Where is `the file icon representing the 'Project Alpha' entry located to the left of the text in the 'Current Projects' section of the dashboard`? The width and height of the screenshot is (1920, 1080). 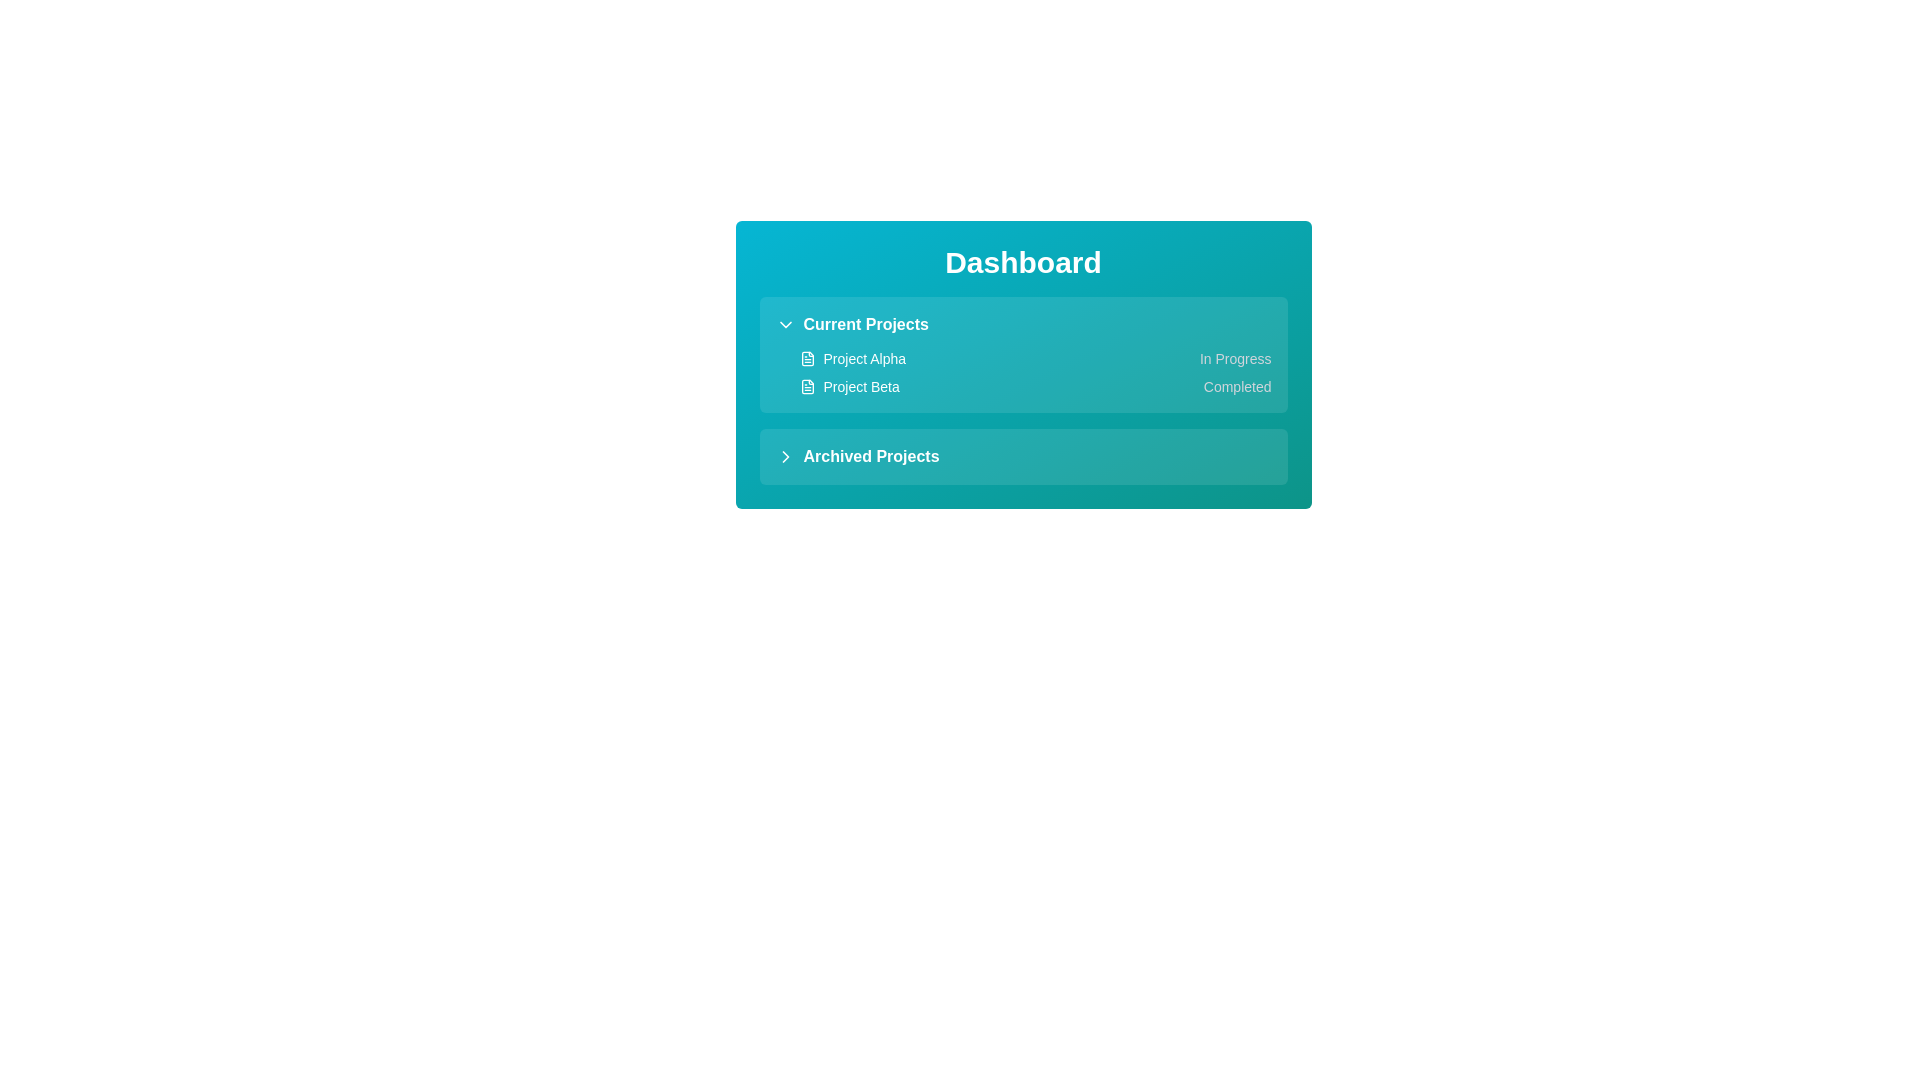
the file icon representing the 'Project Alpha' entry located to the left of the text in the 'Current Projects' section of the dashboard is located at coordinates (807, 357).